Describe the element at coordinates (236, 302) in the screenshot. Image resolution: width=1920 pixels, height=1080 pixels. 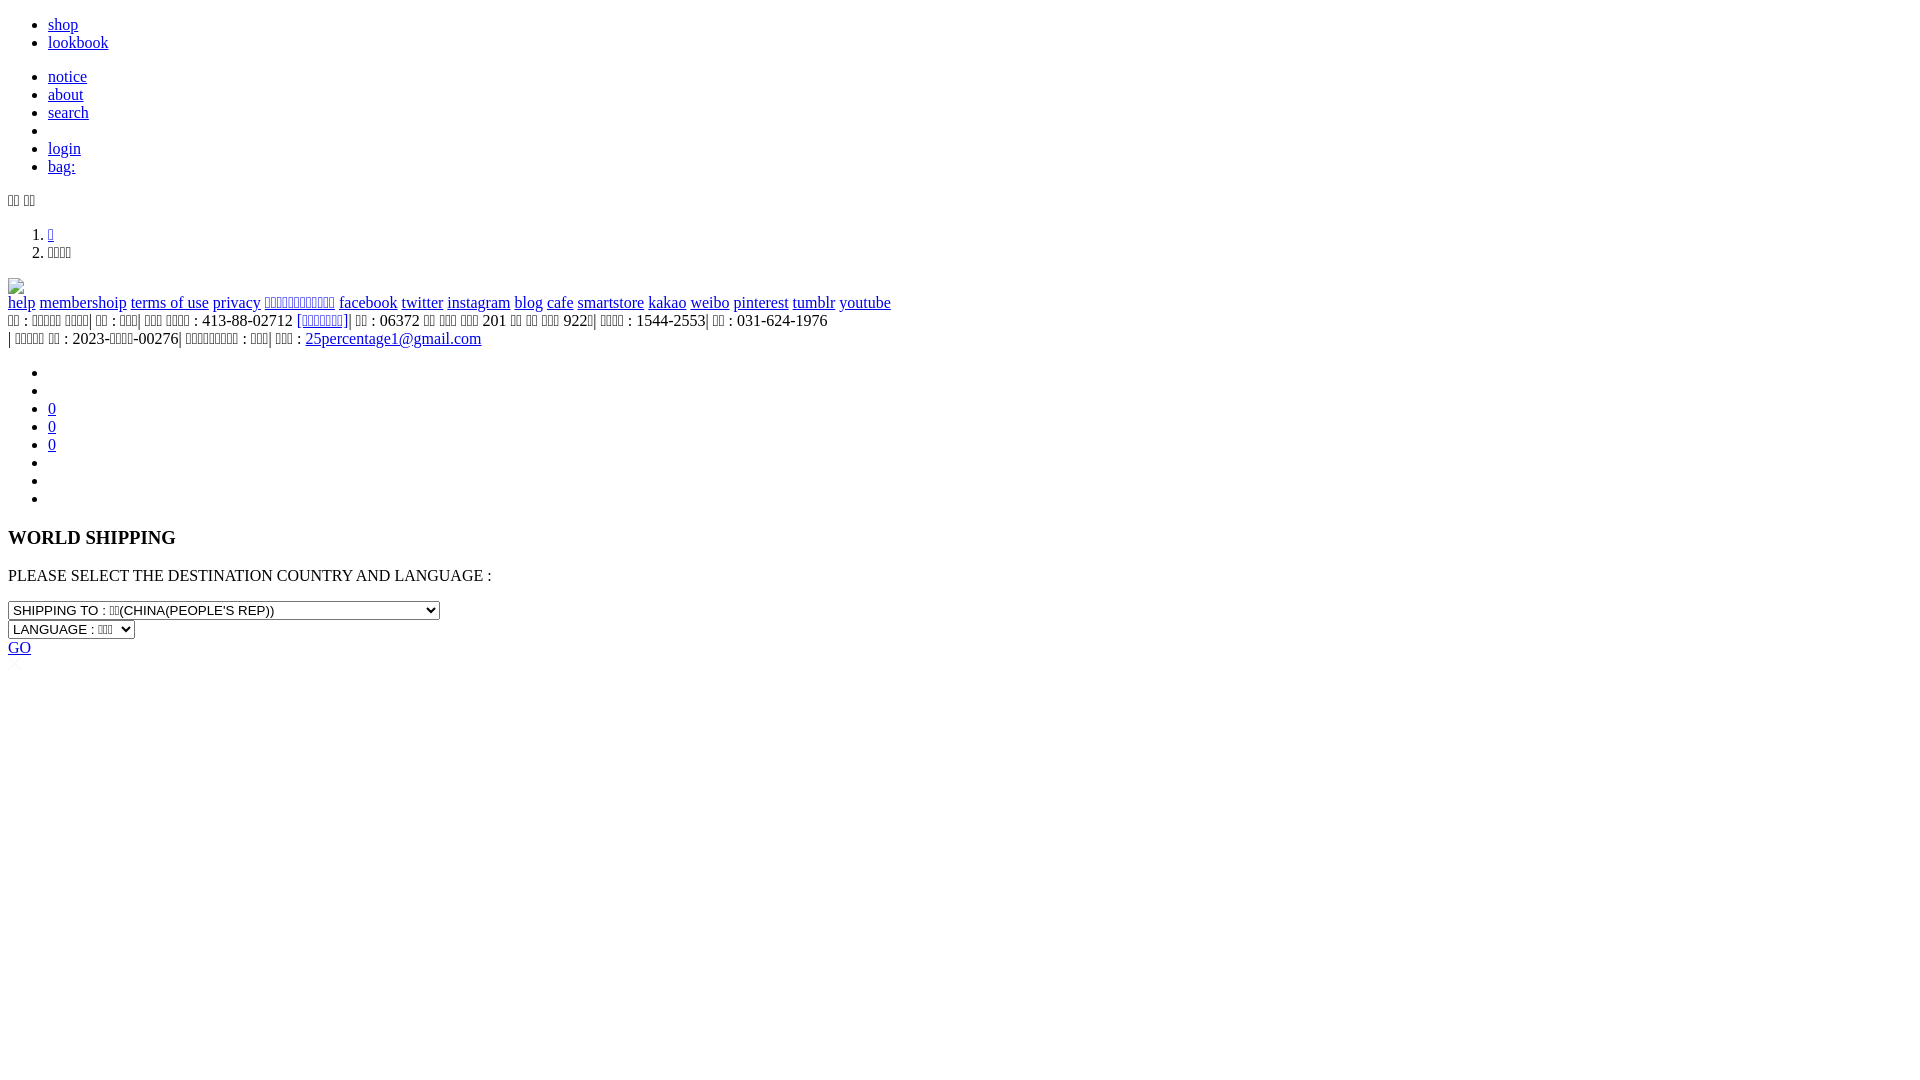
I see `'privacy'` at that location.